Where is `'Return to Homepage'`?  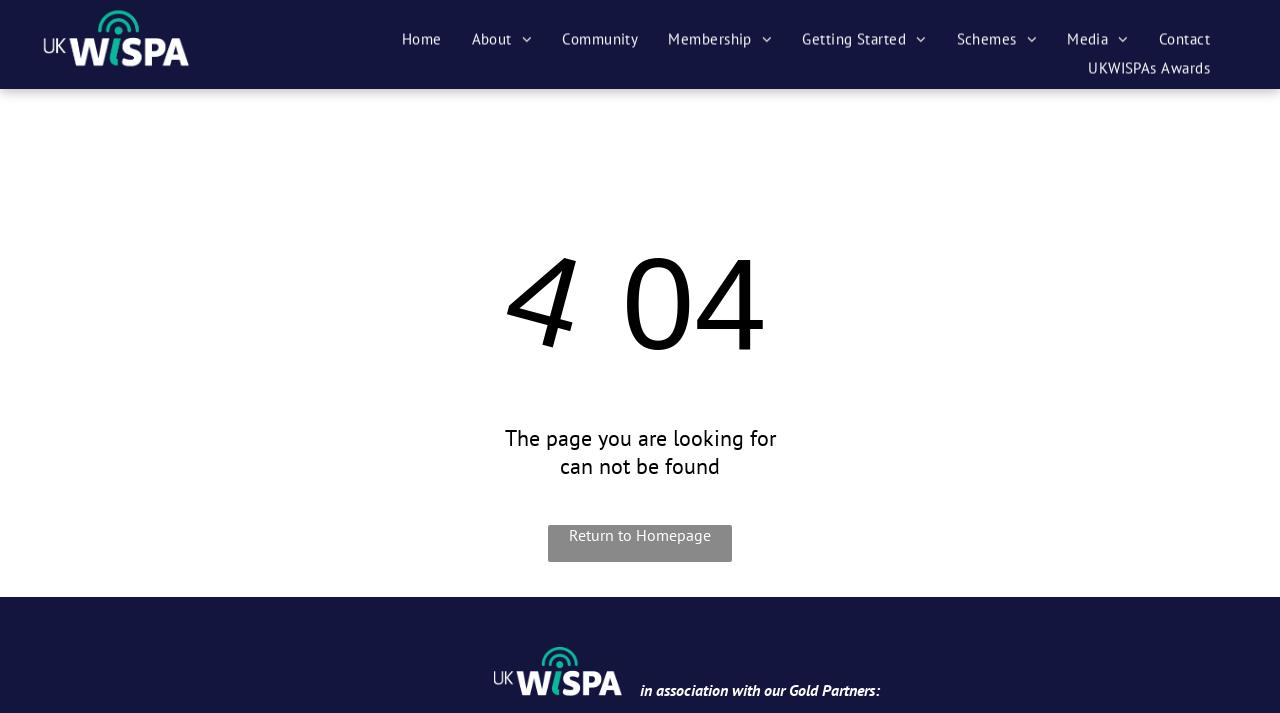
'Return to Homepage' is located at coordinates (567, 533).